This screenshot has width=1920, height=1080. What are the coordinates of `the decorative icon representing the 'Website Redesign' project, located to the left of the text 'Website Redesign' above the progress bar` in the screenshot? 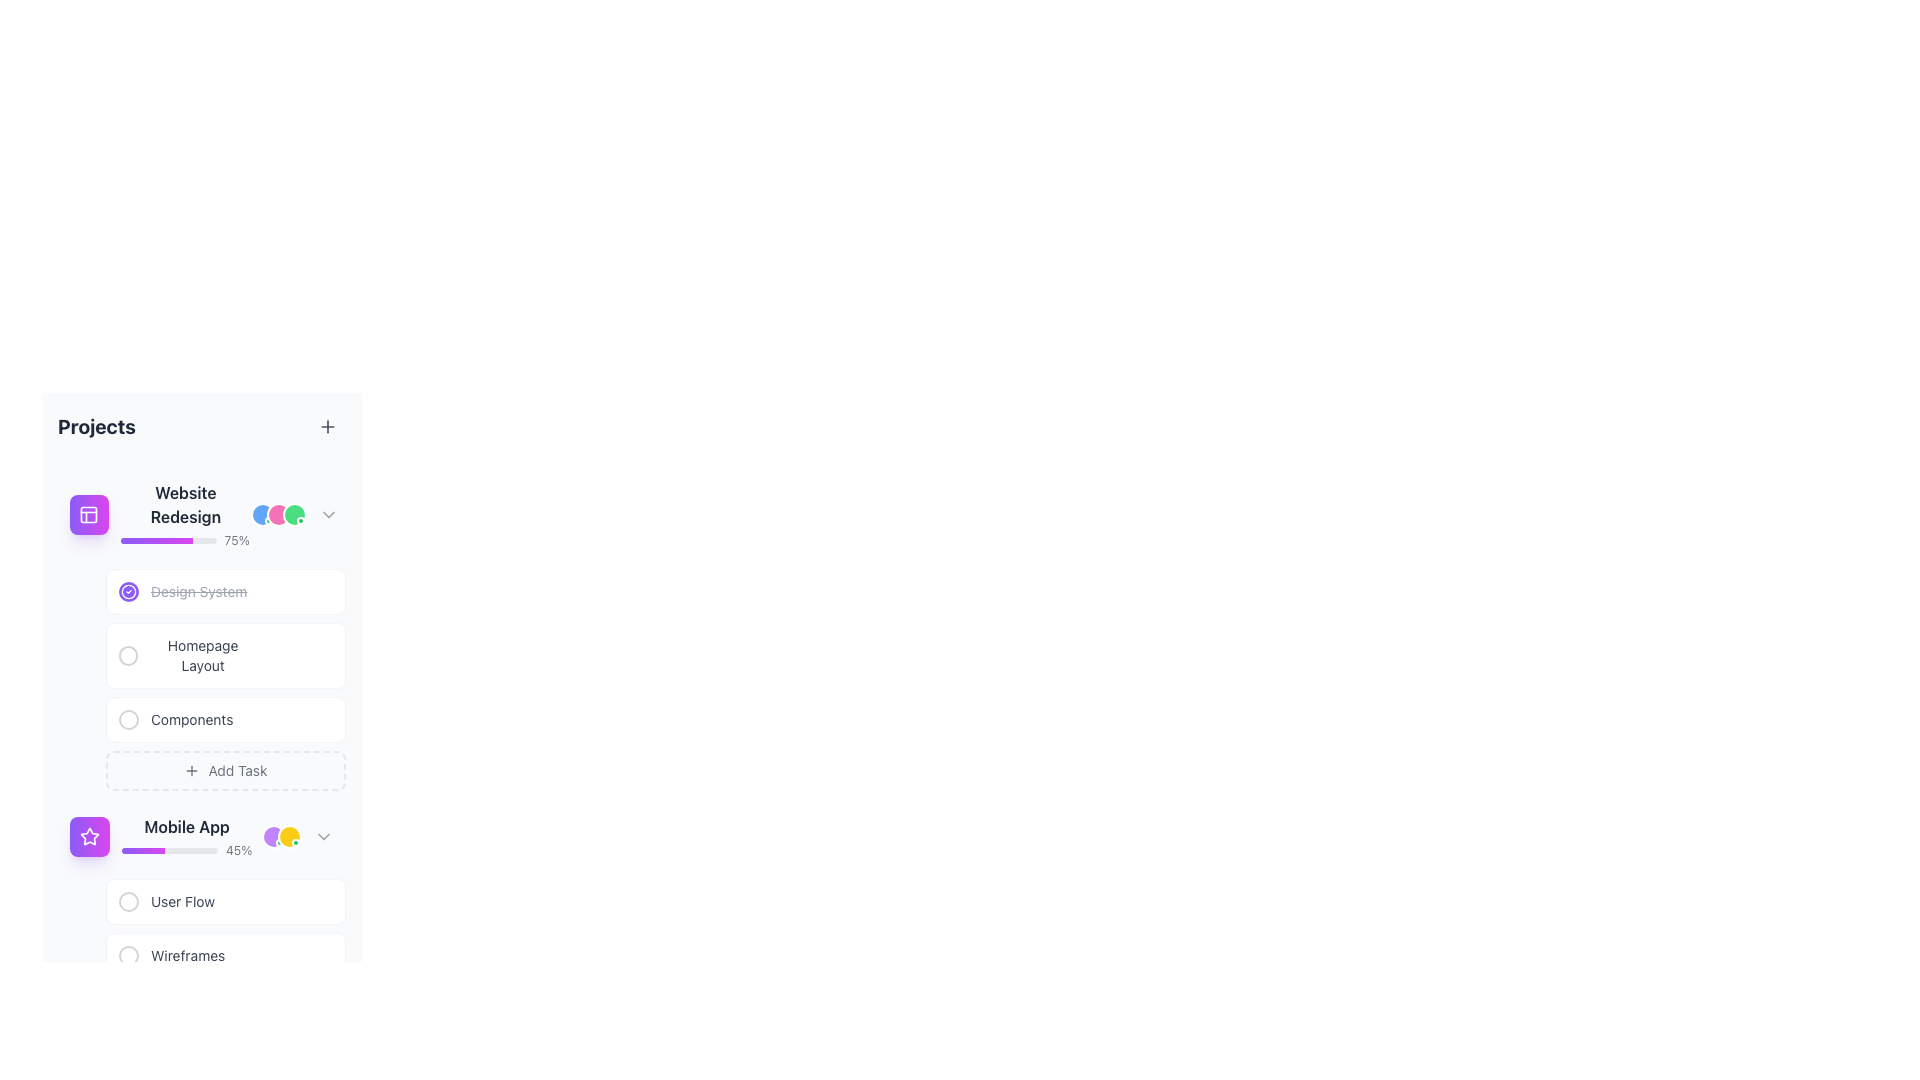 It's located at (88, 514).